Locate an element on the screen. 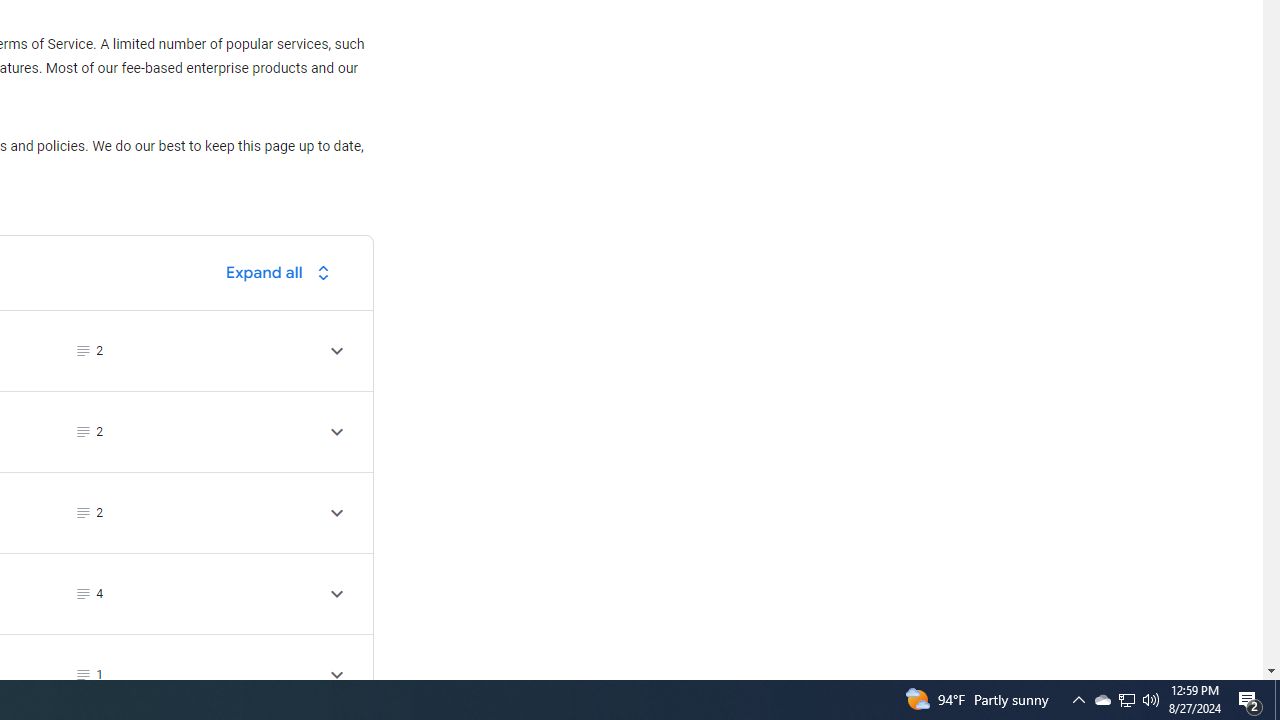  'Expand all' is located at coordinates (282, 272).